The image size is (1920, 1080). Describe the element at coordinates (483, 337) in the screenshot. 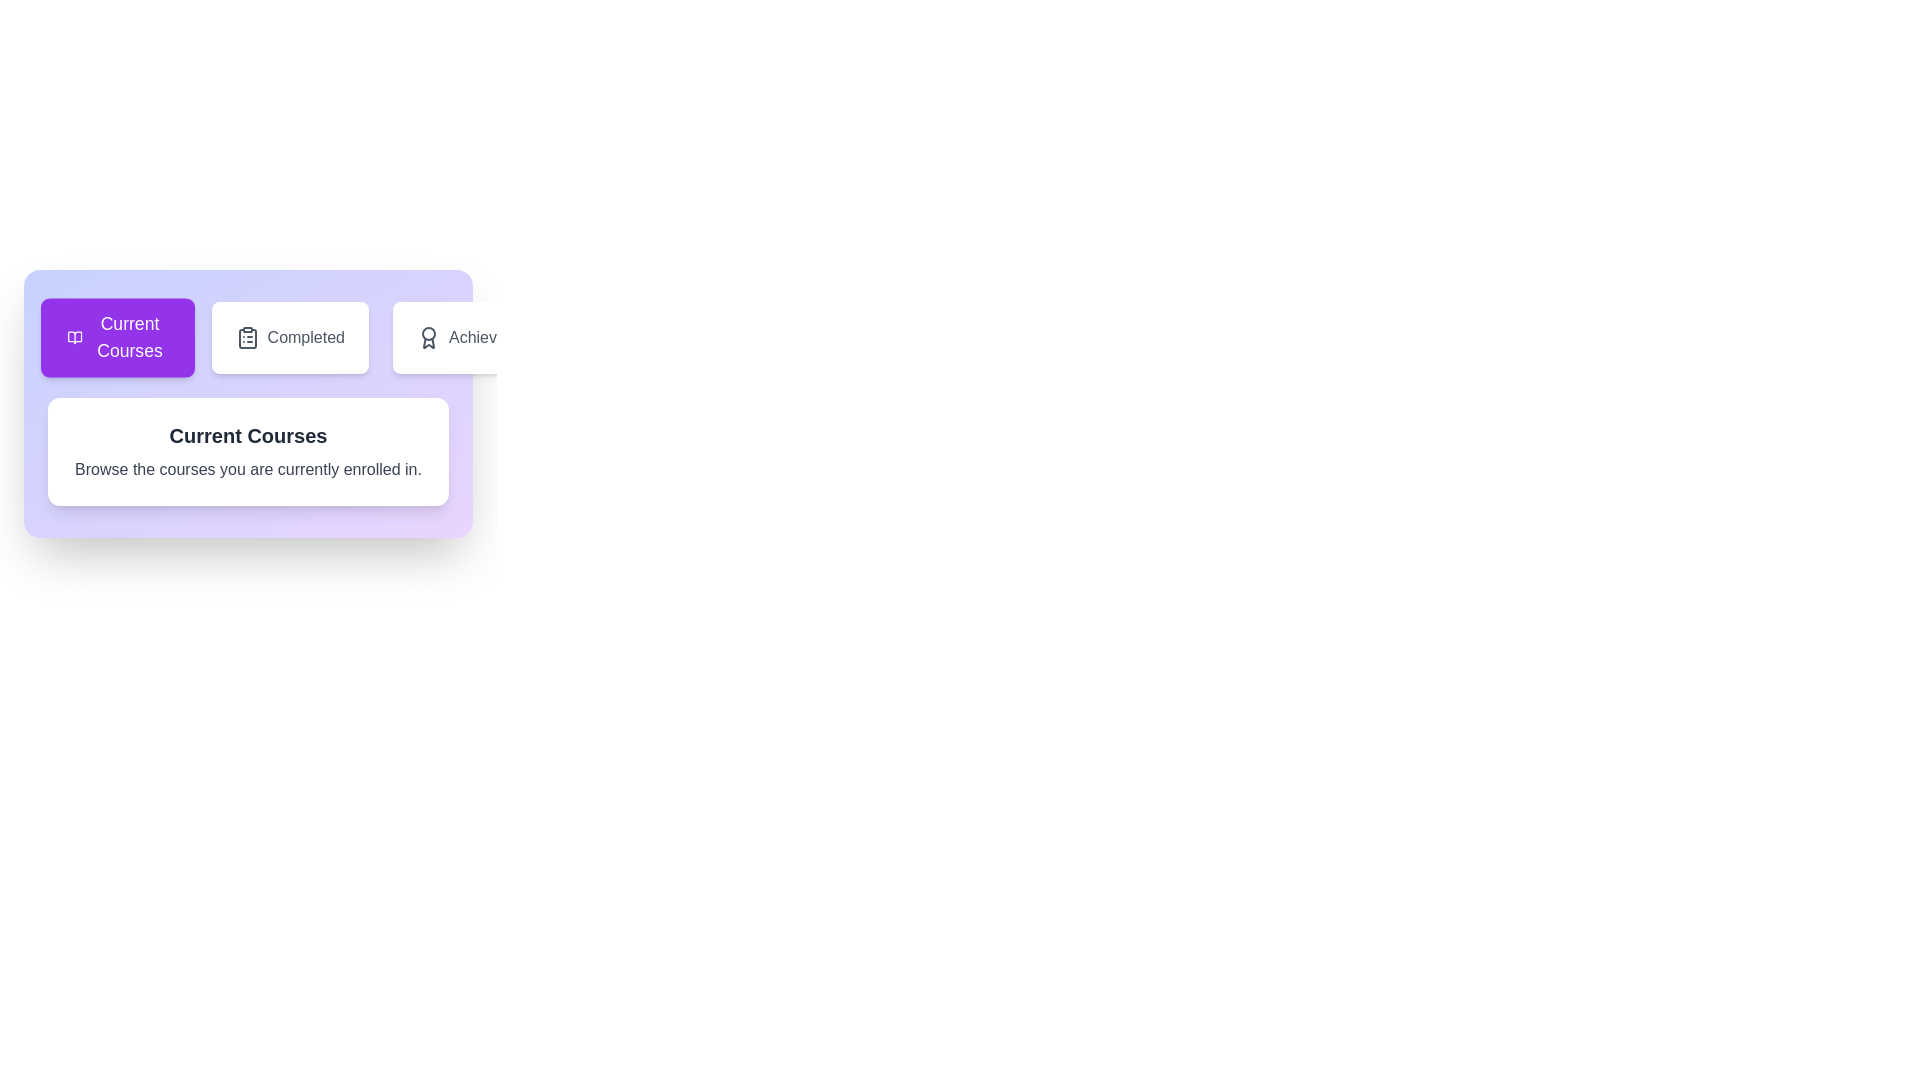

I see `the tab labeled Achievements to preview its content` at that location.